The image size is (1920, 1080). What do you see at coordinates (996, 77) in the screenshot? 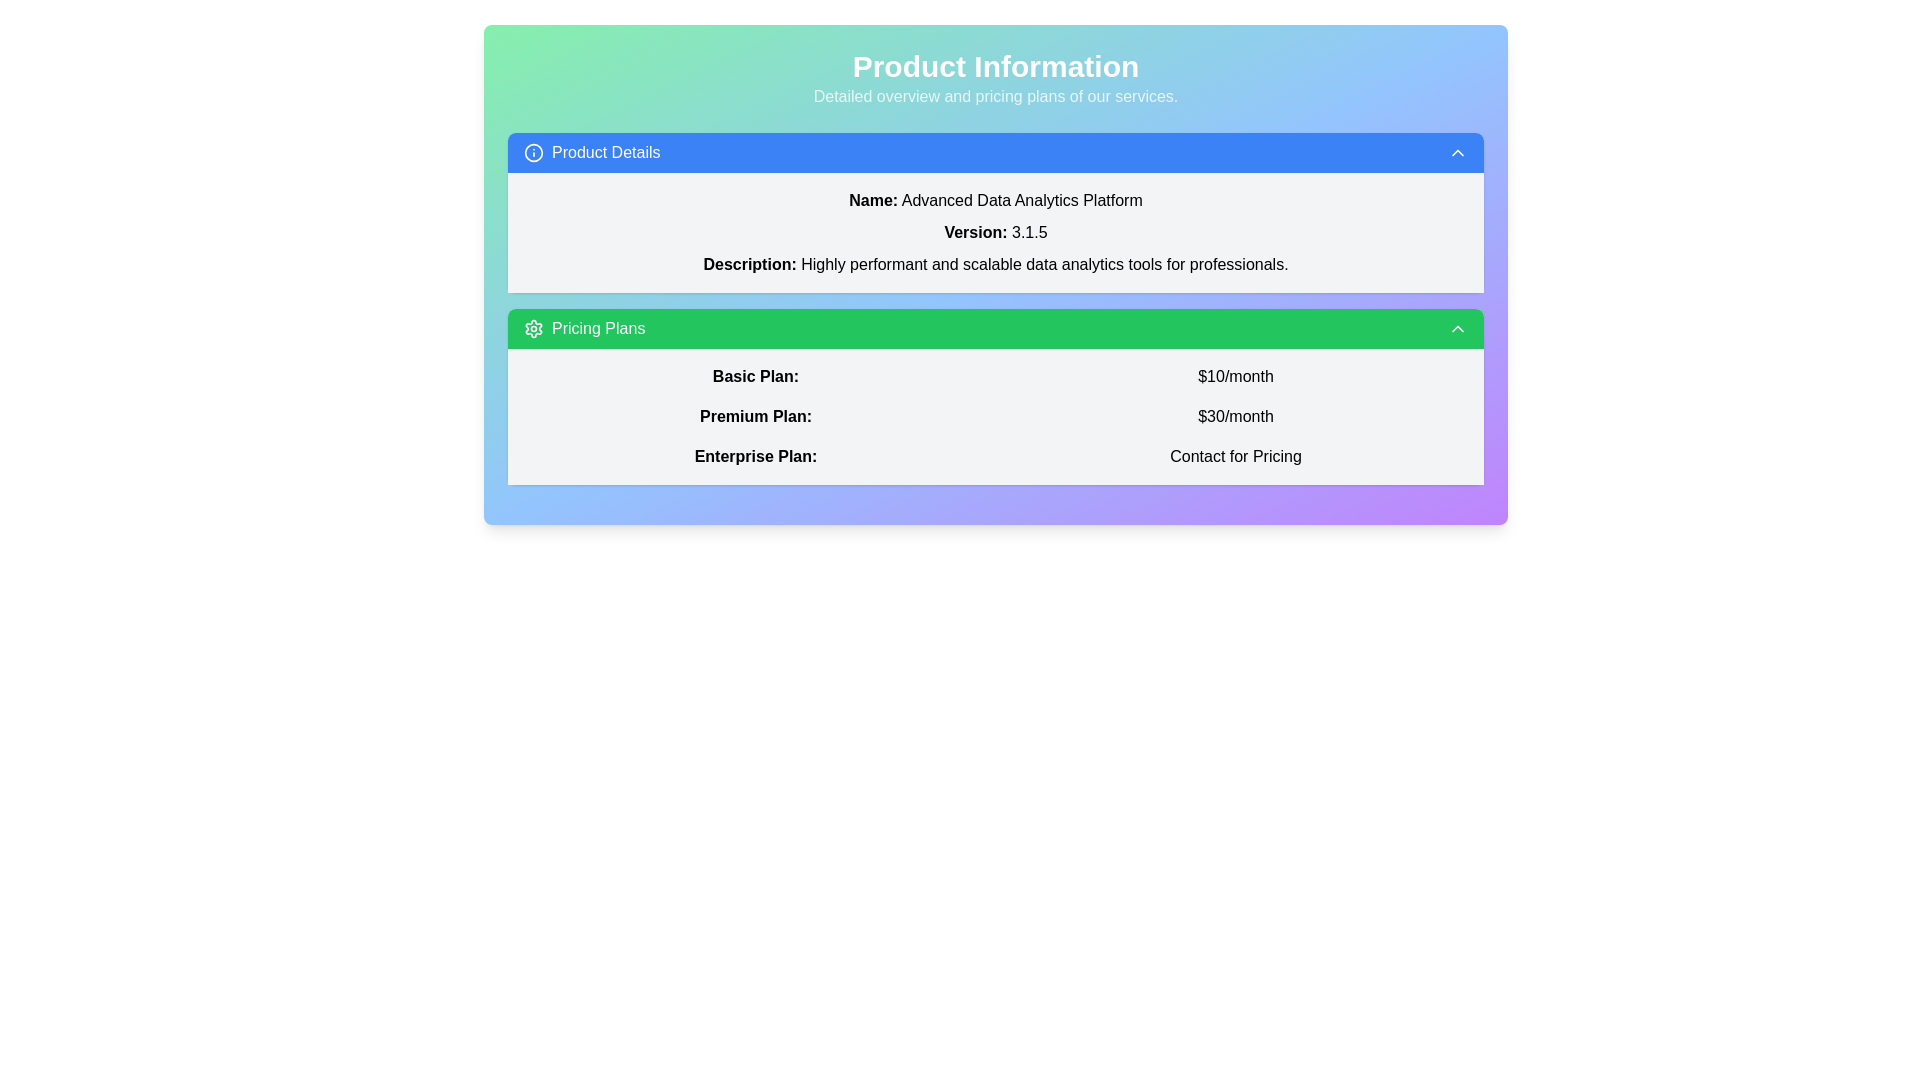
I see `the textual header titled 'Product Information' with the subtitle 'Detailed overview and pricing plans of our services'` at bounding box center [996, 77].